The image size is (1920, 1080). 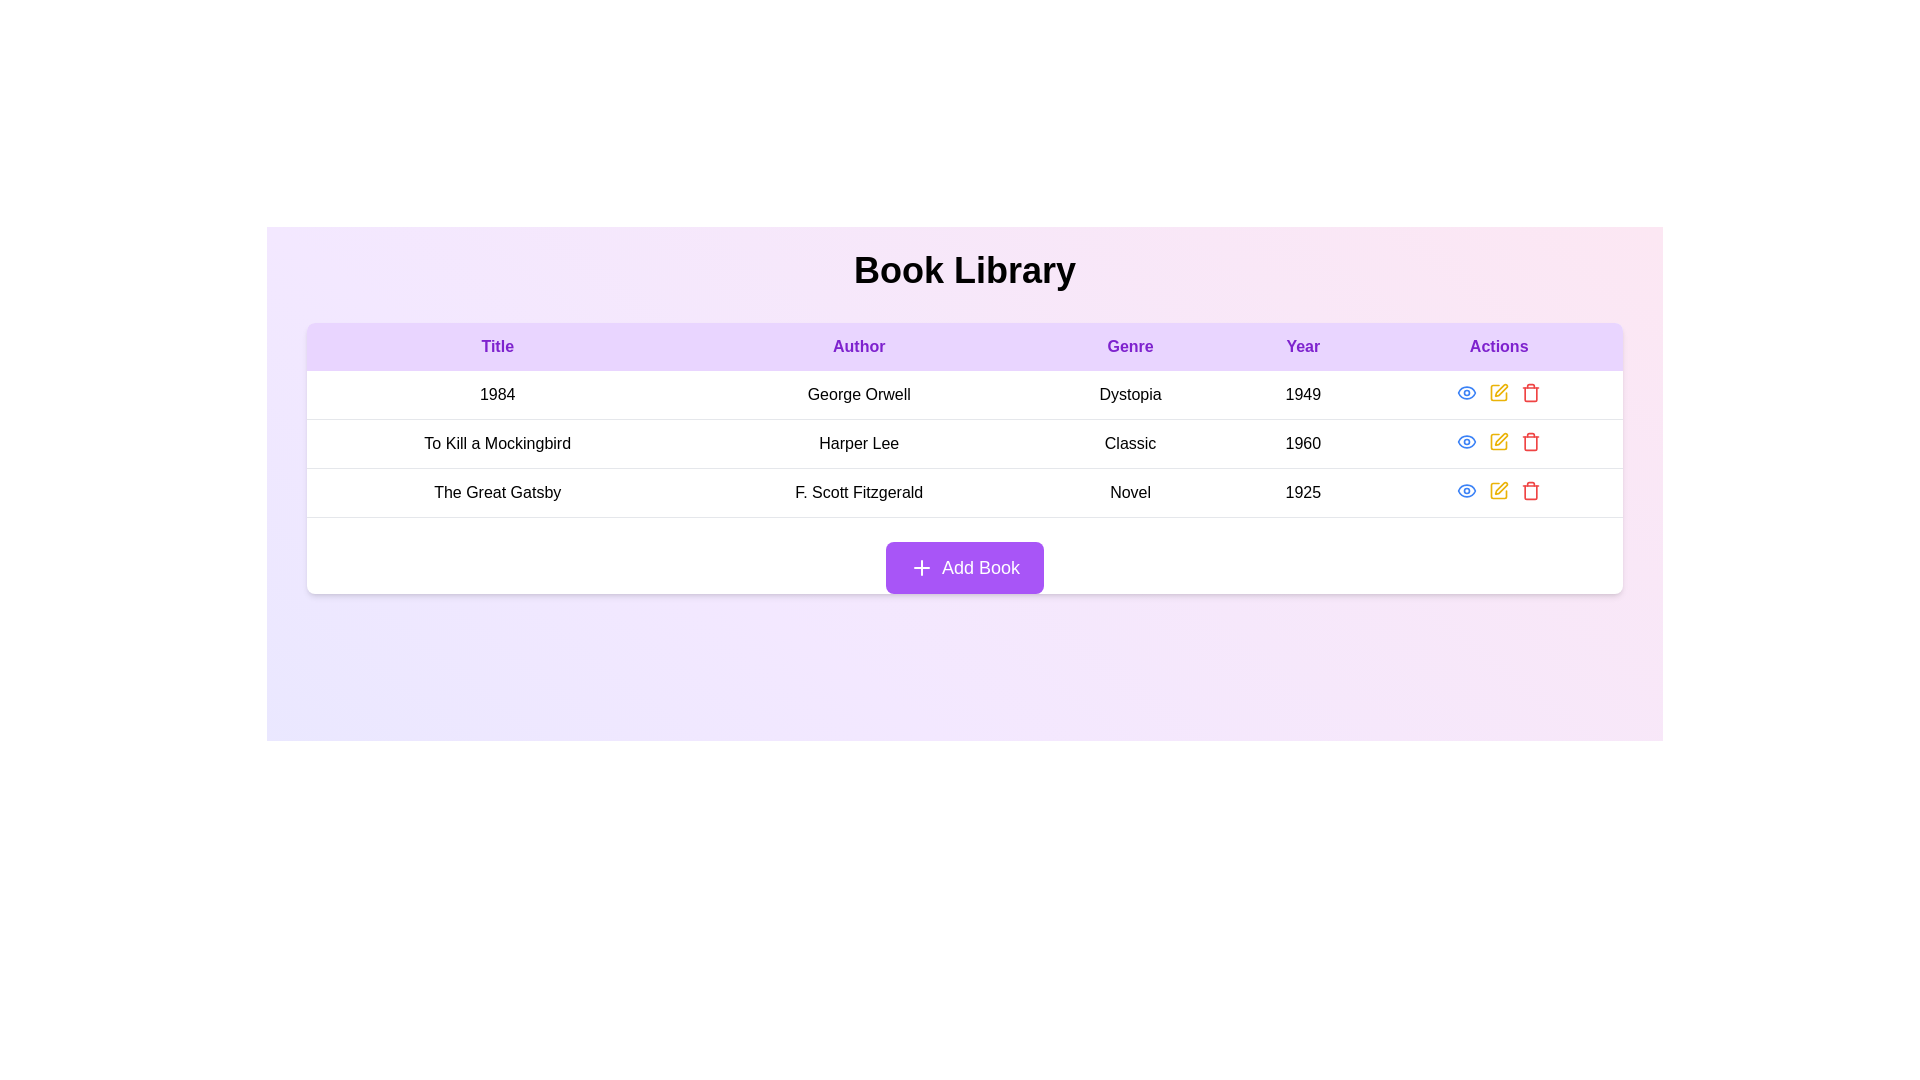 I want to click on the Text Display element displaying 'George Orwell', located in the 'Author' column of the table corresponding to the book '1984', so click(x=859, y=395).